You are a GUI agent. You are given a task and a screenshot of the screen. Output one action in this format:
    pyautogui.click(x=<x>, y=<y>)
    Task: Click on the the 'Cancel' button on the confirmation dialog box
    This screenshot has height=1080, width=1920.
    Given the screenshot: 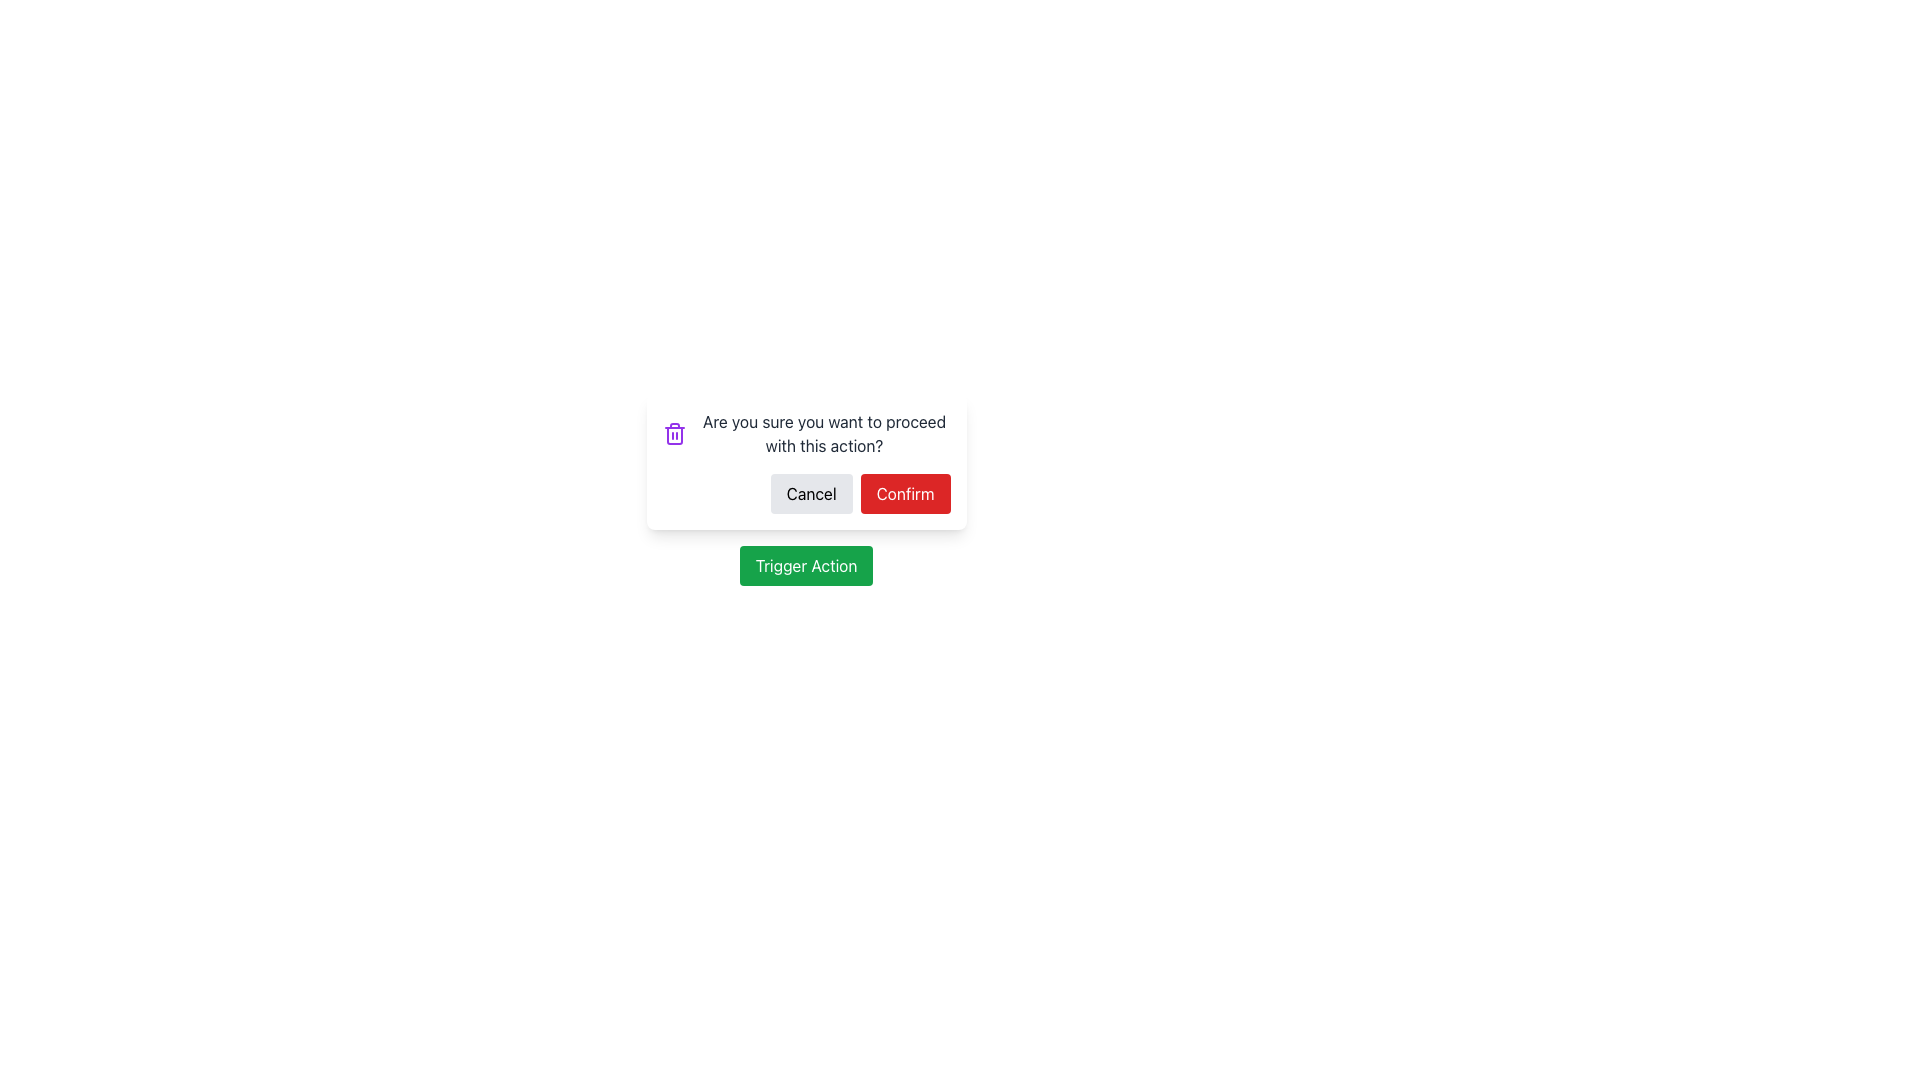 What is the action you would take?
    pyautogui.click(x=806, y=462)
    